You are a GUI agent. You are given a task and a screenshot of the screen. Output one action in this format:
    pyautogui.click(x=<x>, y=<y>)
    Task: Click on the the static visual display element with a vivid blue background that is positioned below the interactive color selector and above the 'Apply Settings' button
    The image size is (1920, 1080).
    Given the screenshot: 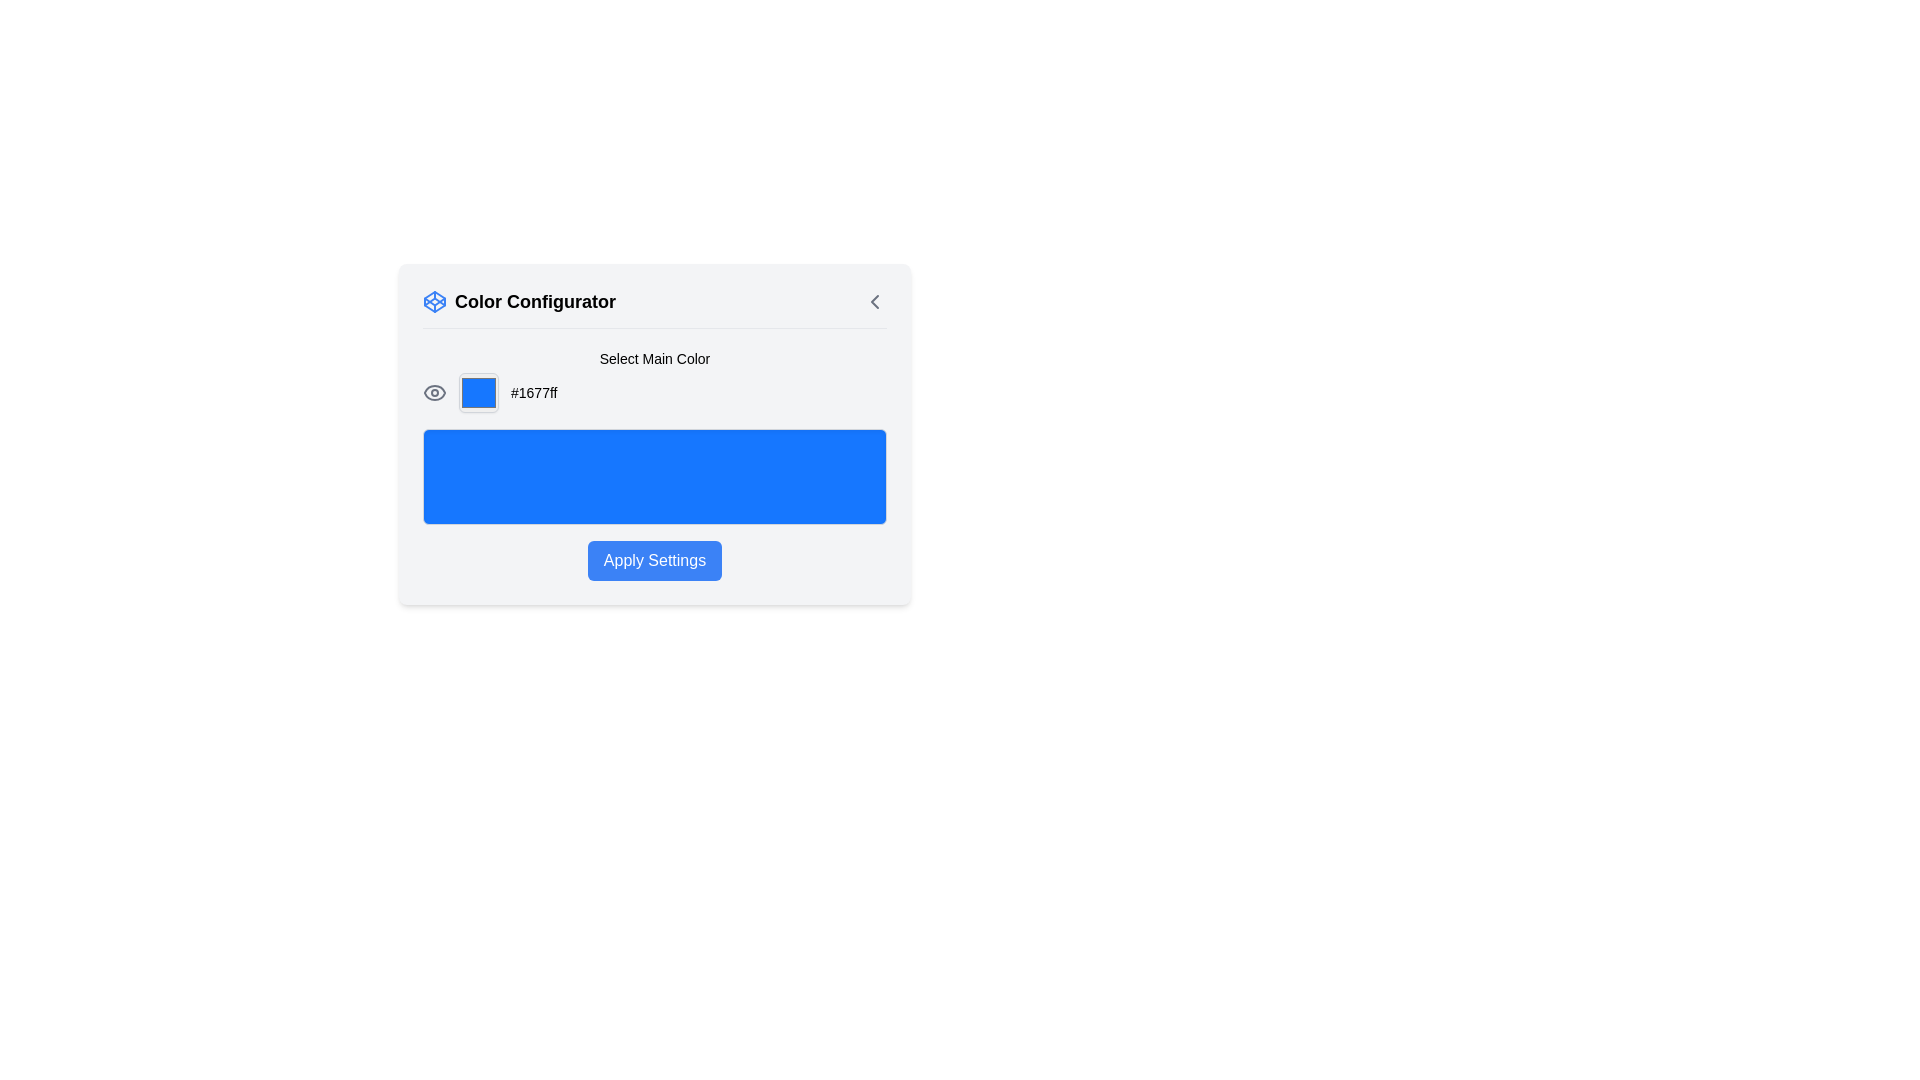 What is the action you would take?
    pyautogui.click(x=654, y=465)
    